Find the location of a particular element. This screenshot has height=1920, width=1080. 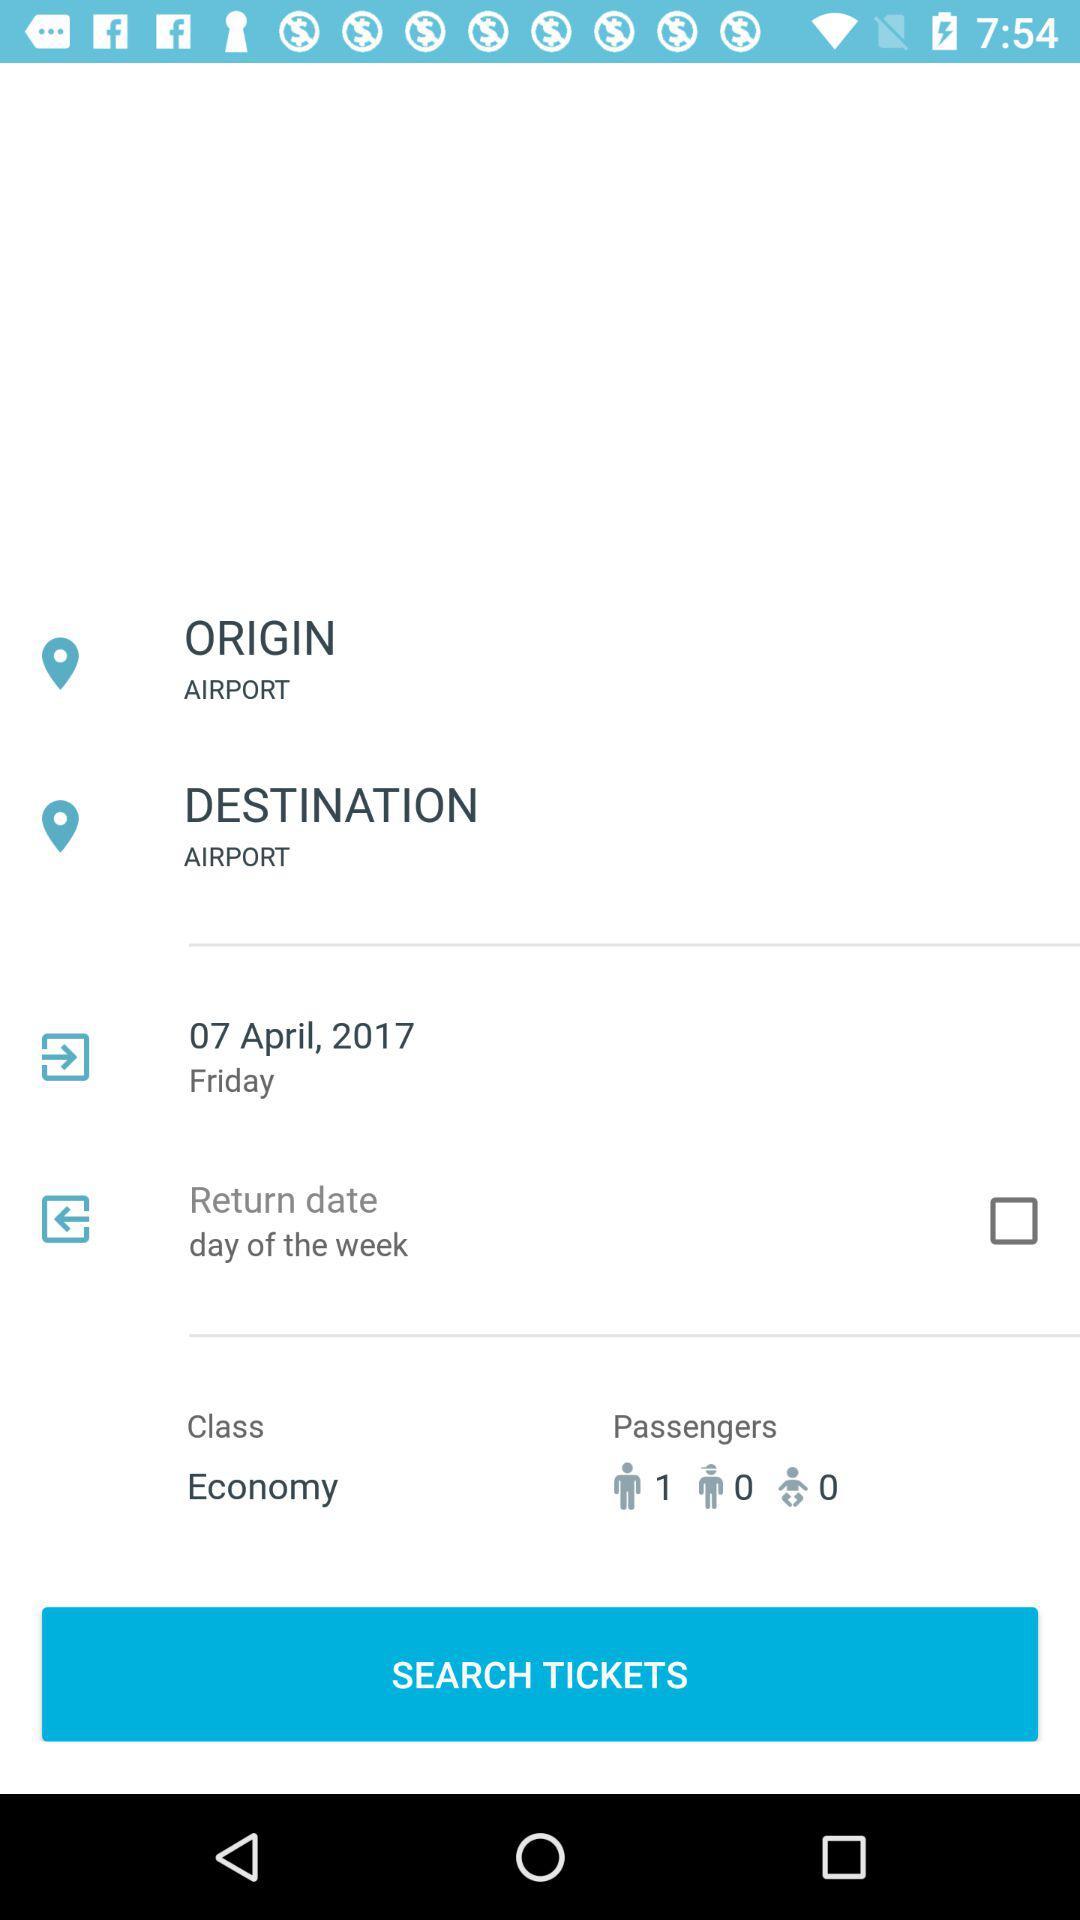

item below 1 icon is located at coordinates (540, 1674).